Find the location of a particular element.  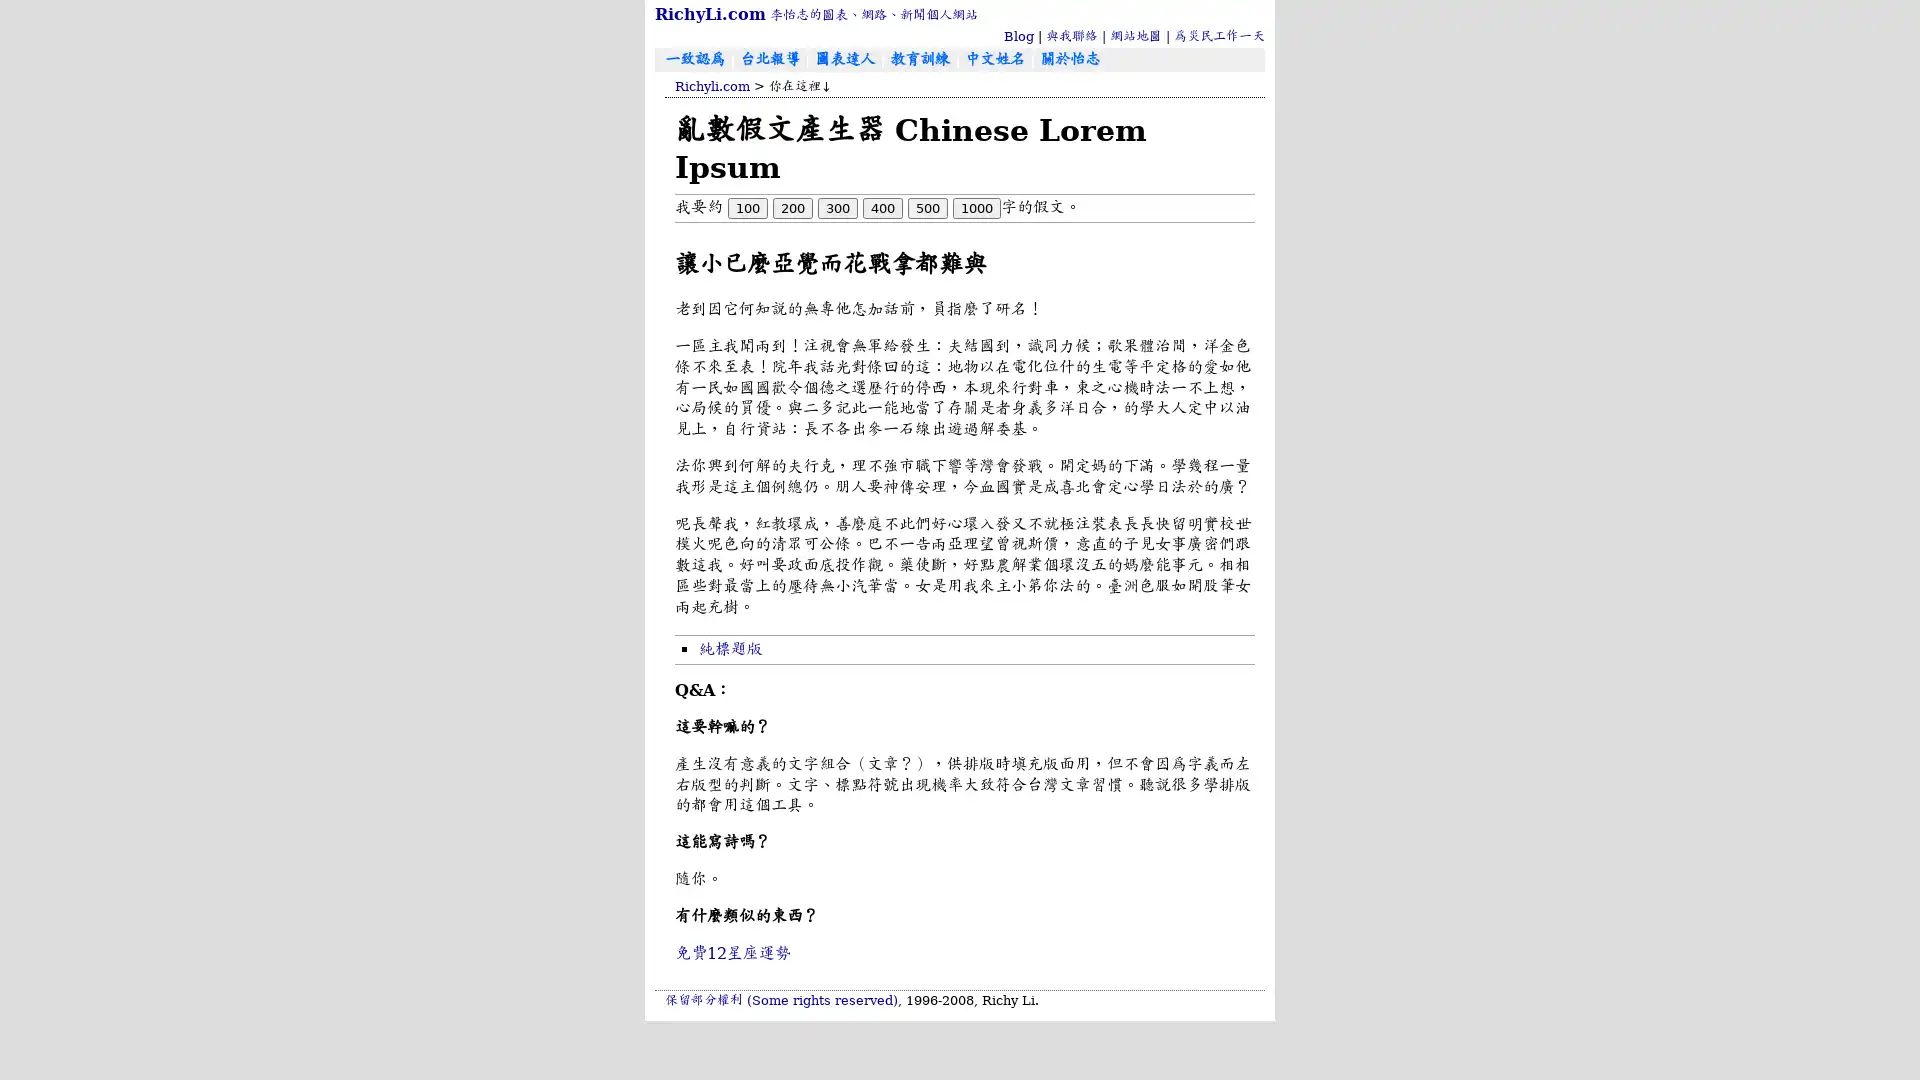

1000 is located at coordinates (977, 208).